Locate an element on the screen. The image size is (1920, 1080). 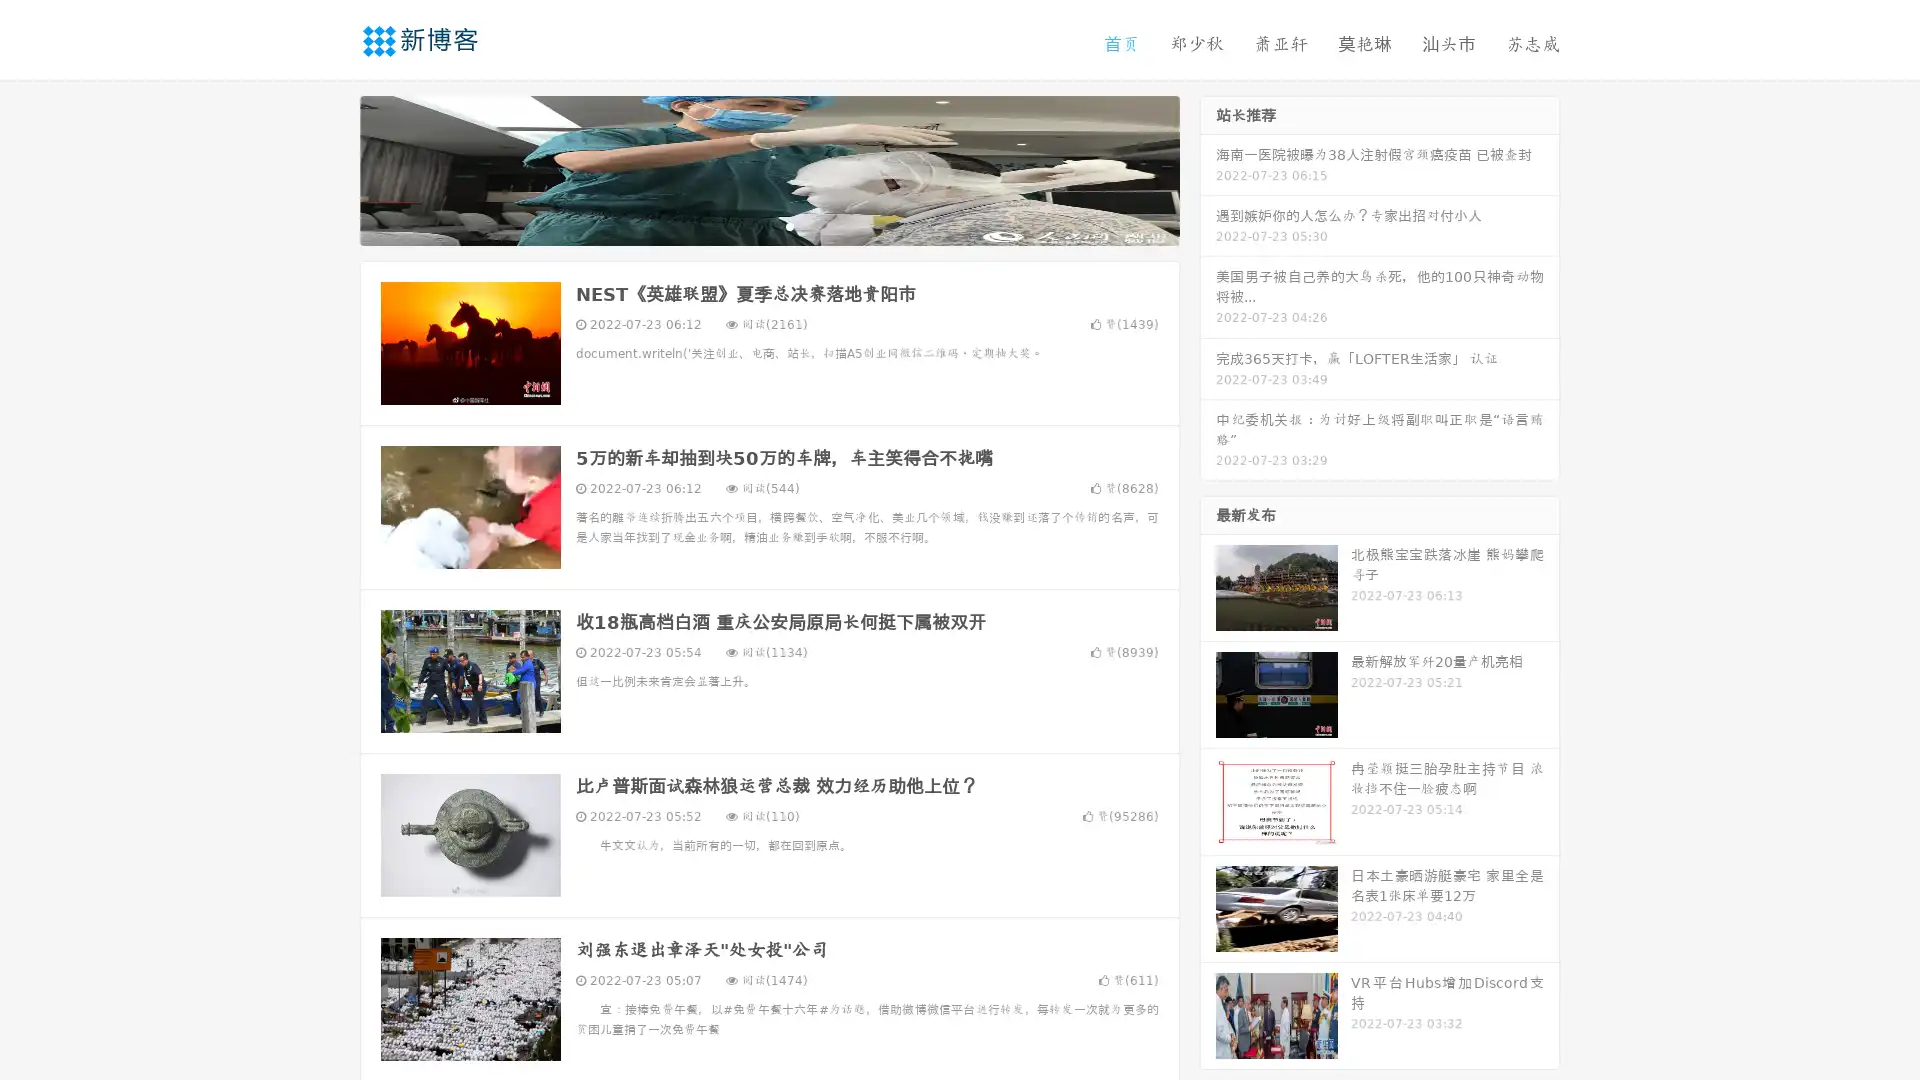
Go to slide 3 is located at coordinates (789, 225).